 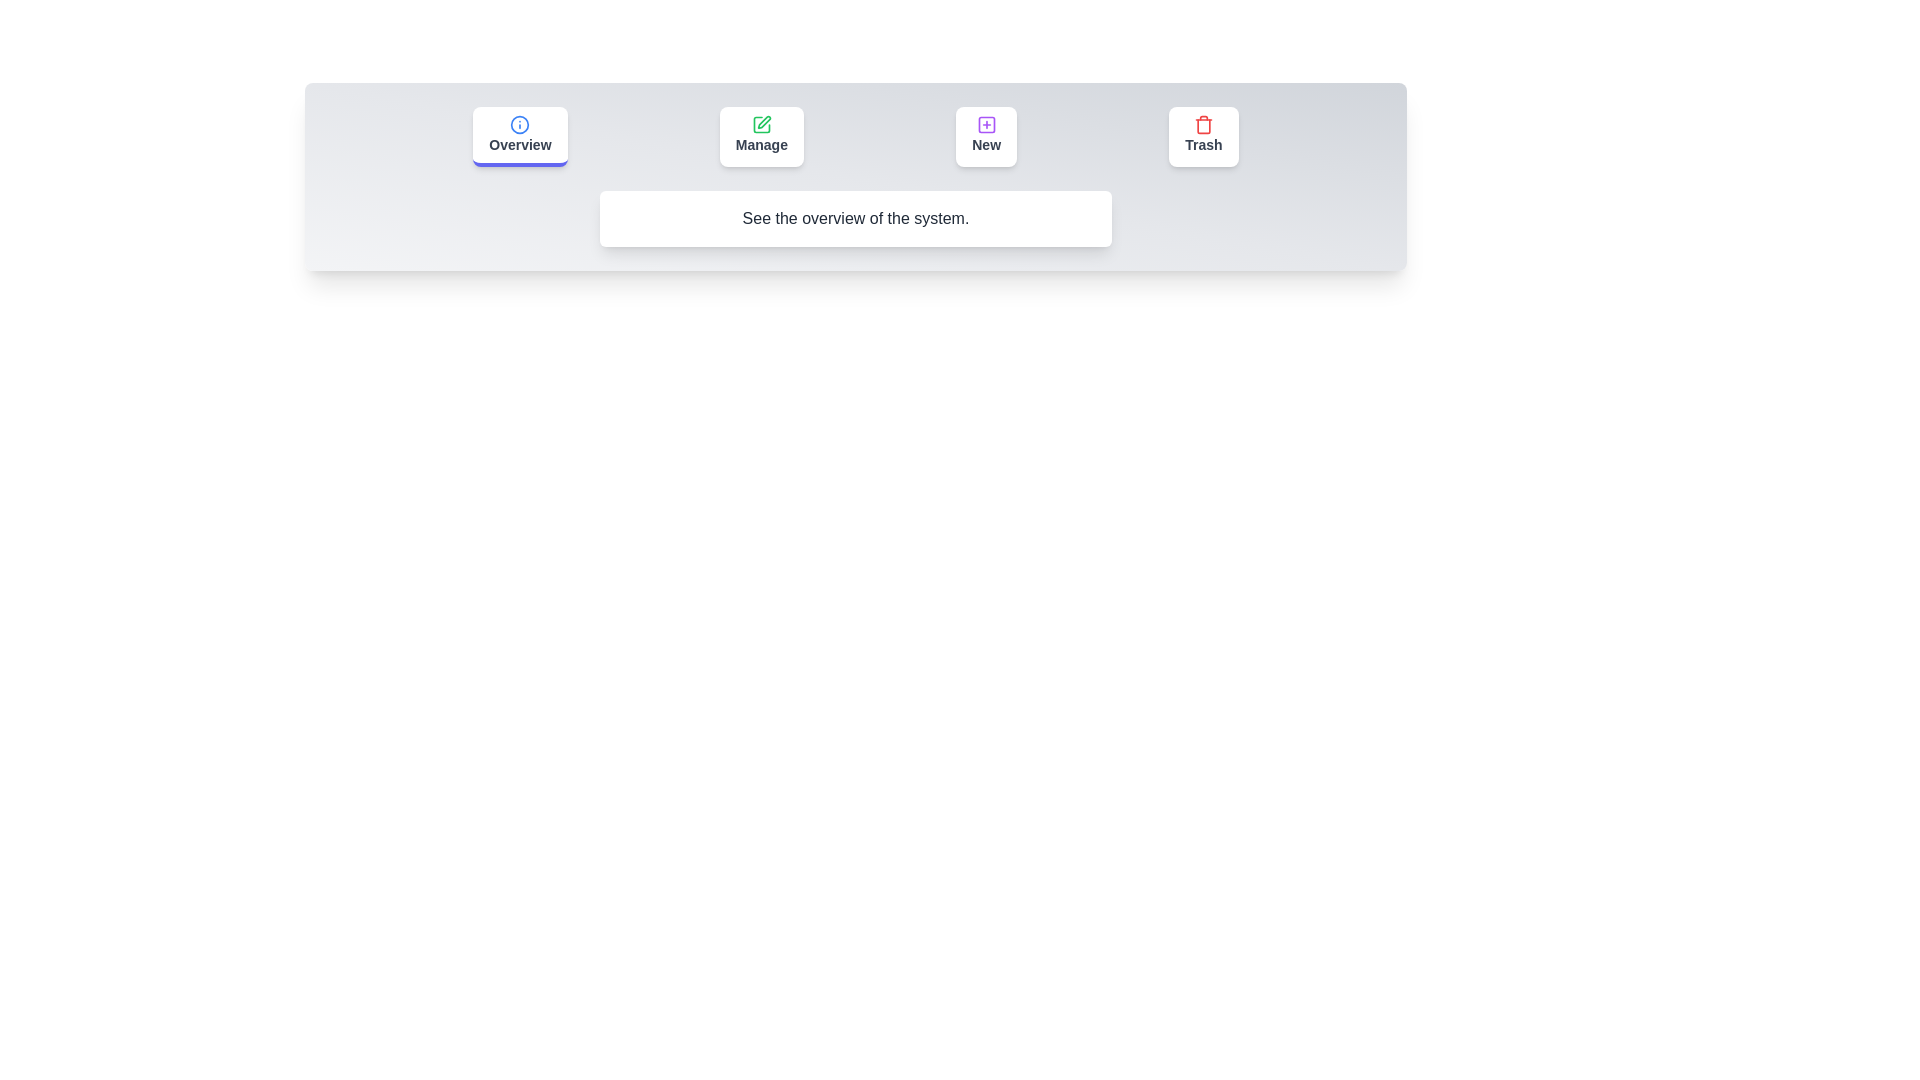 What do you see at coordinates (1203, 136) in the screenshot?
I see `the tab labeled Trash` at bounding box center [1203, 136].